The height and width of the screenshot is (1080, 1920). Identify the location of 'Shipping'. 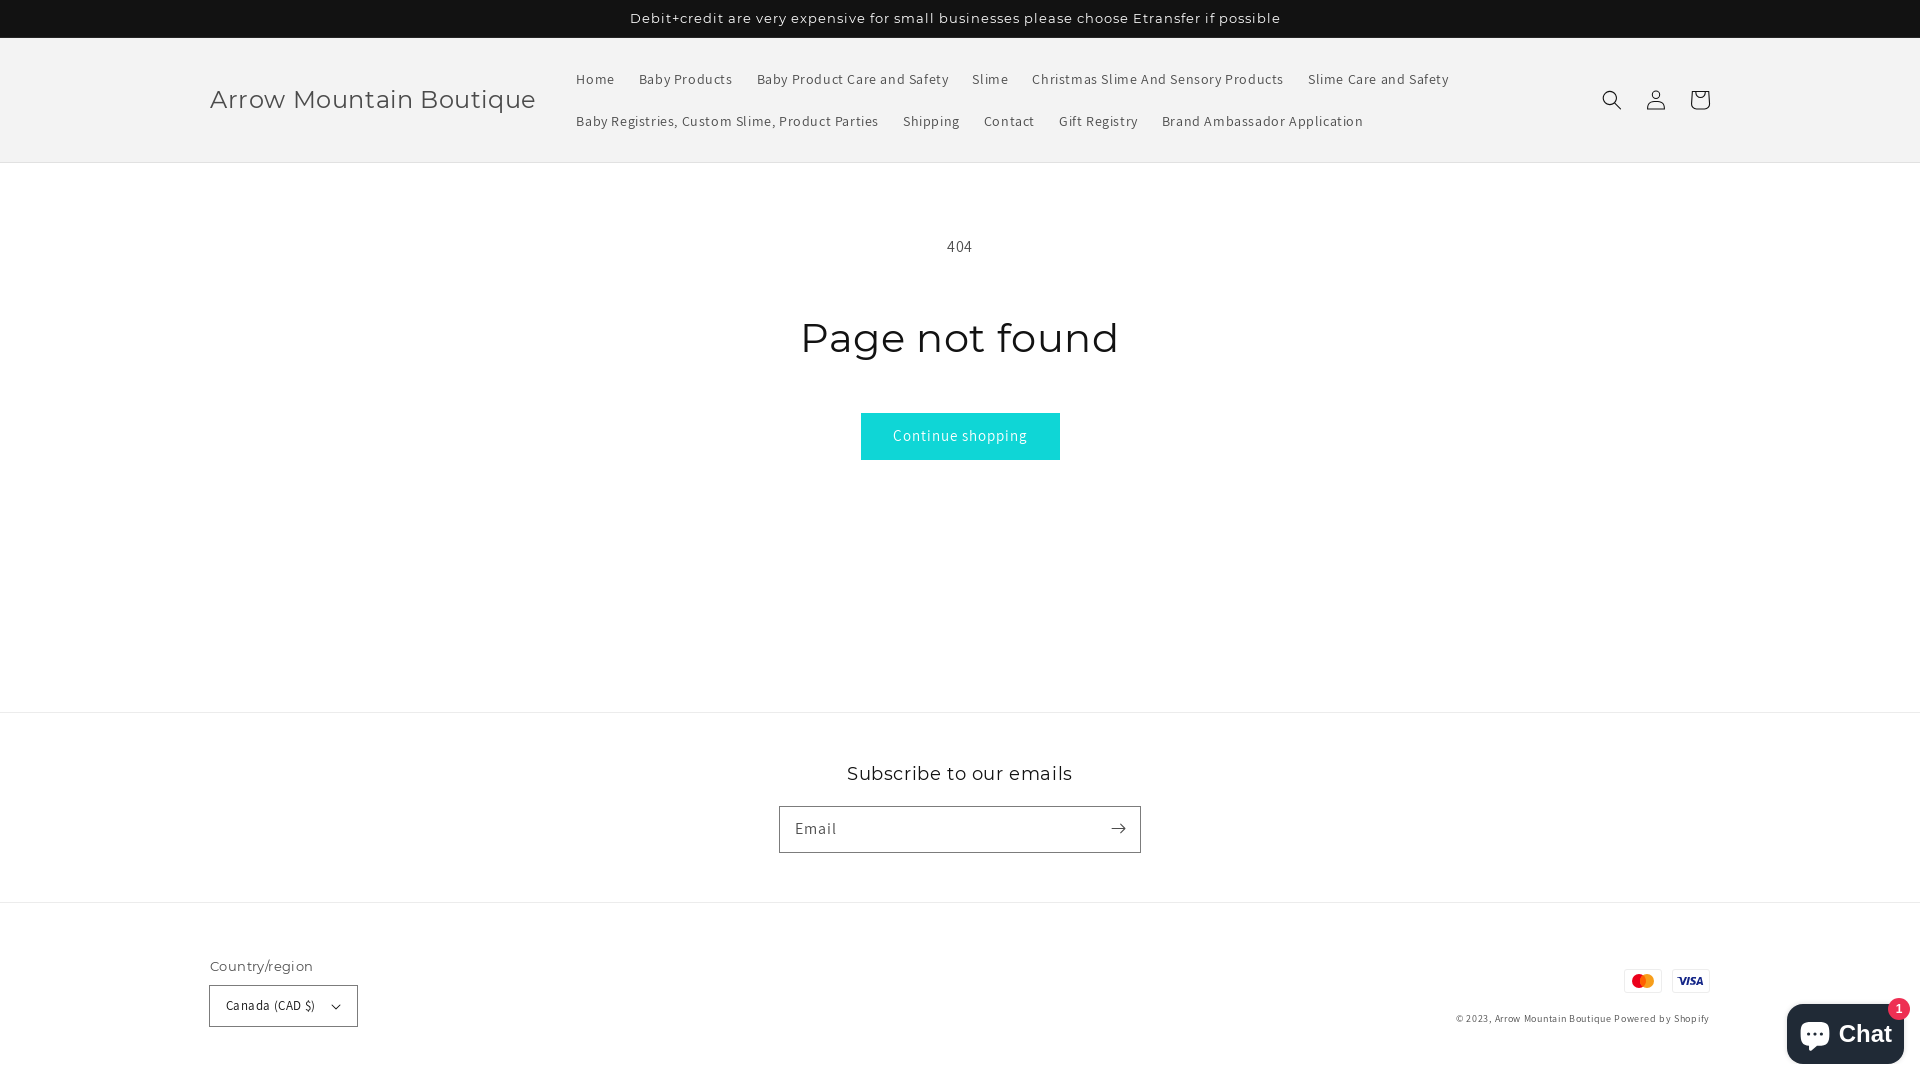
(930, 120).